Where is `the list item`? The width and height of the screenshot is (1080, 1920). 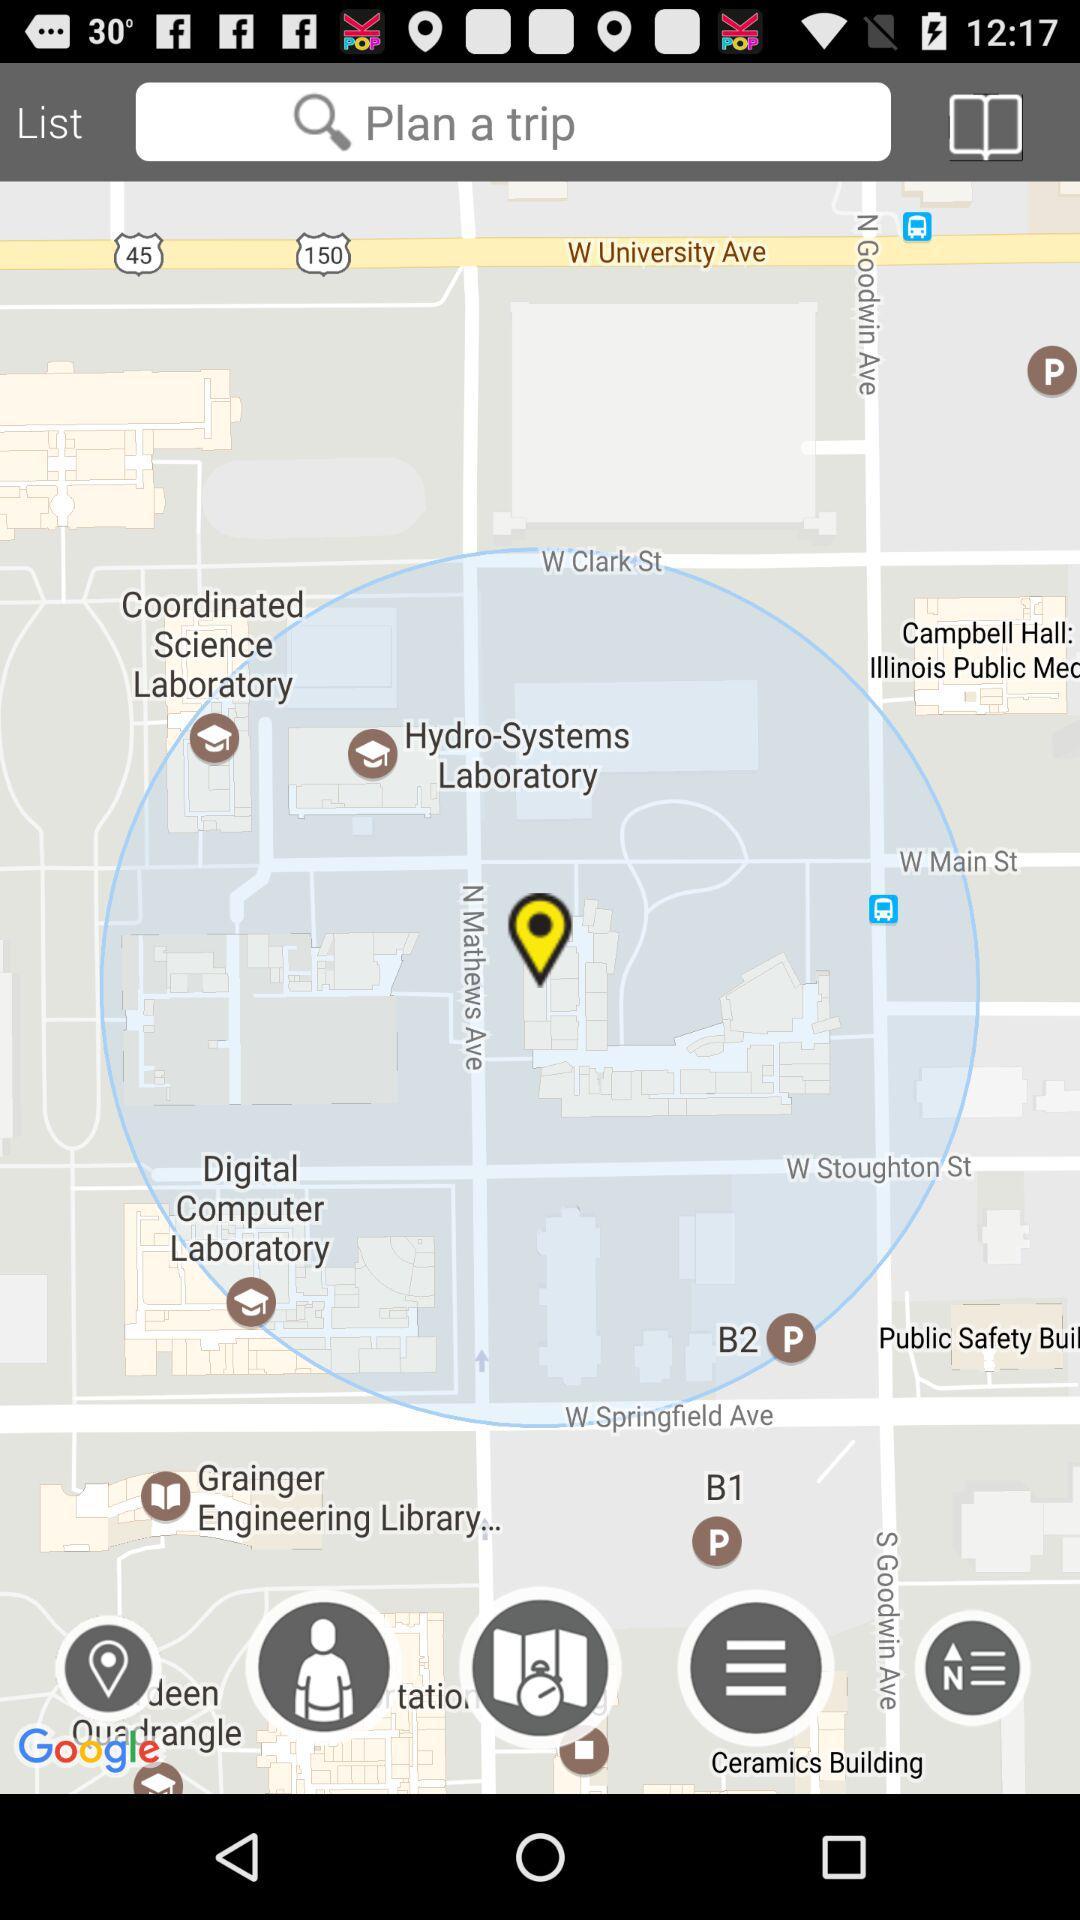
the list item is located at coordinates (66, 121).